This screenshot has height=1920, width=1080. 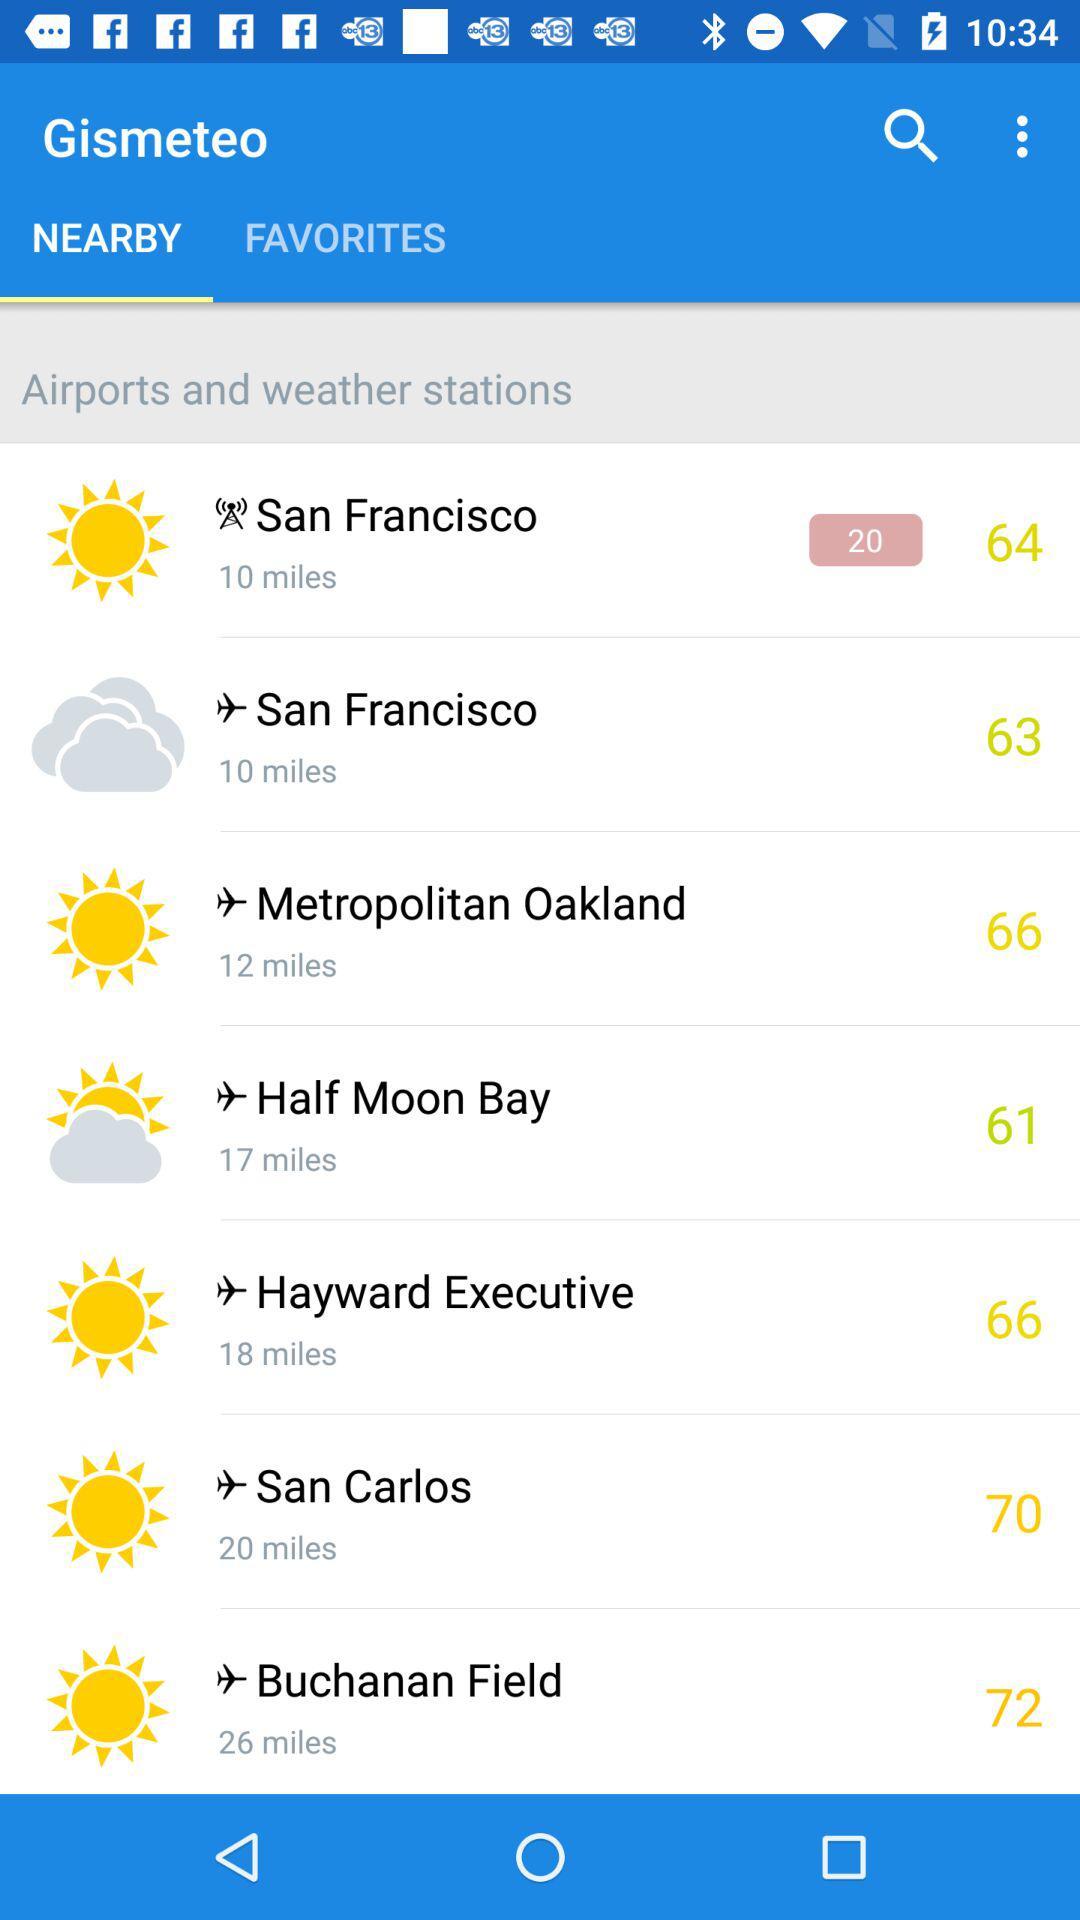 I want to click on the app next to the 70 item, so click(x=568, y=1489).